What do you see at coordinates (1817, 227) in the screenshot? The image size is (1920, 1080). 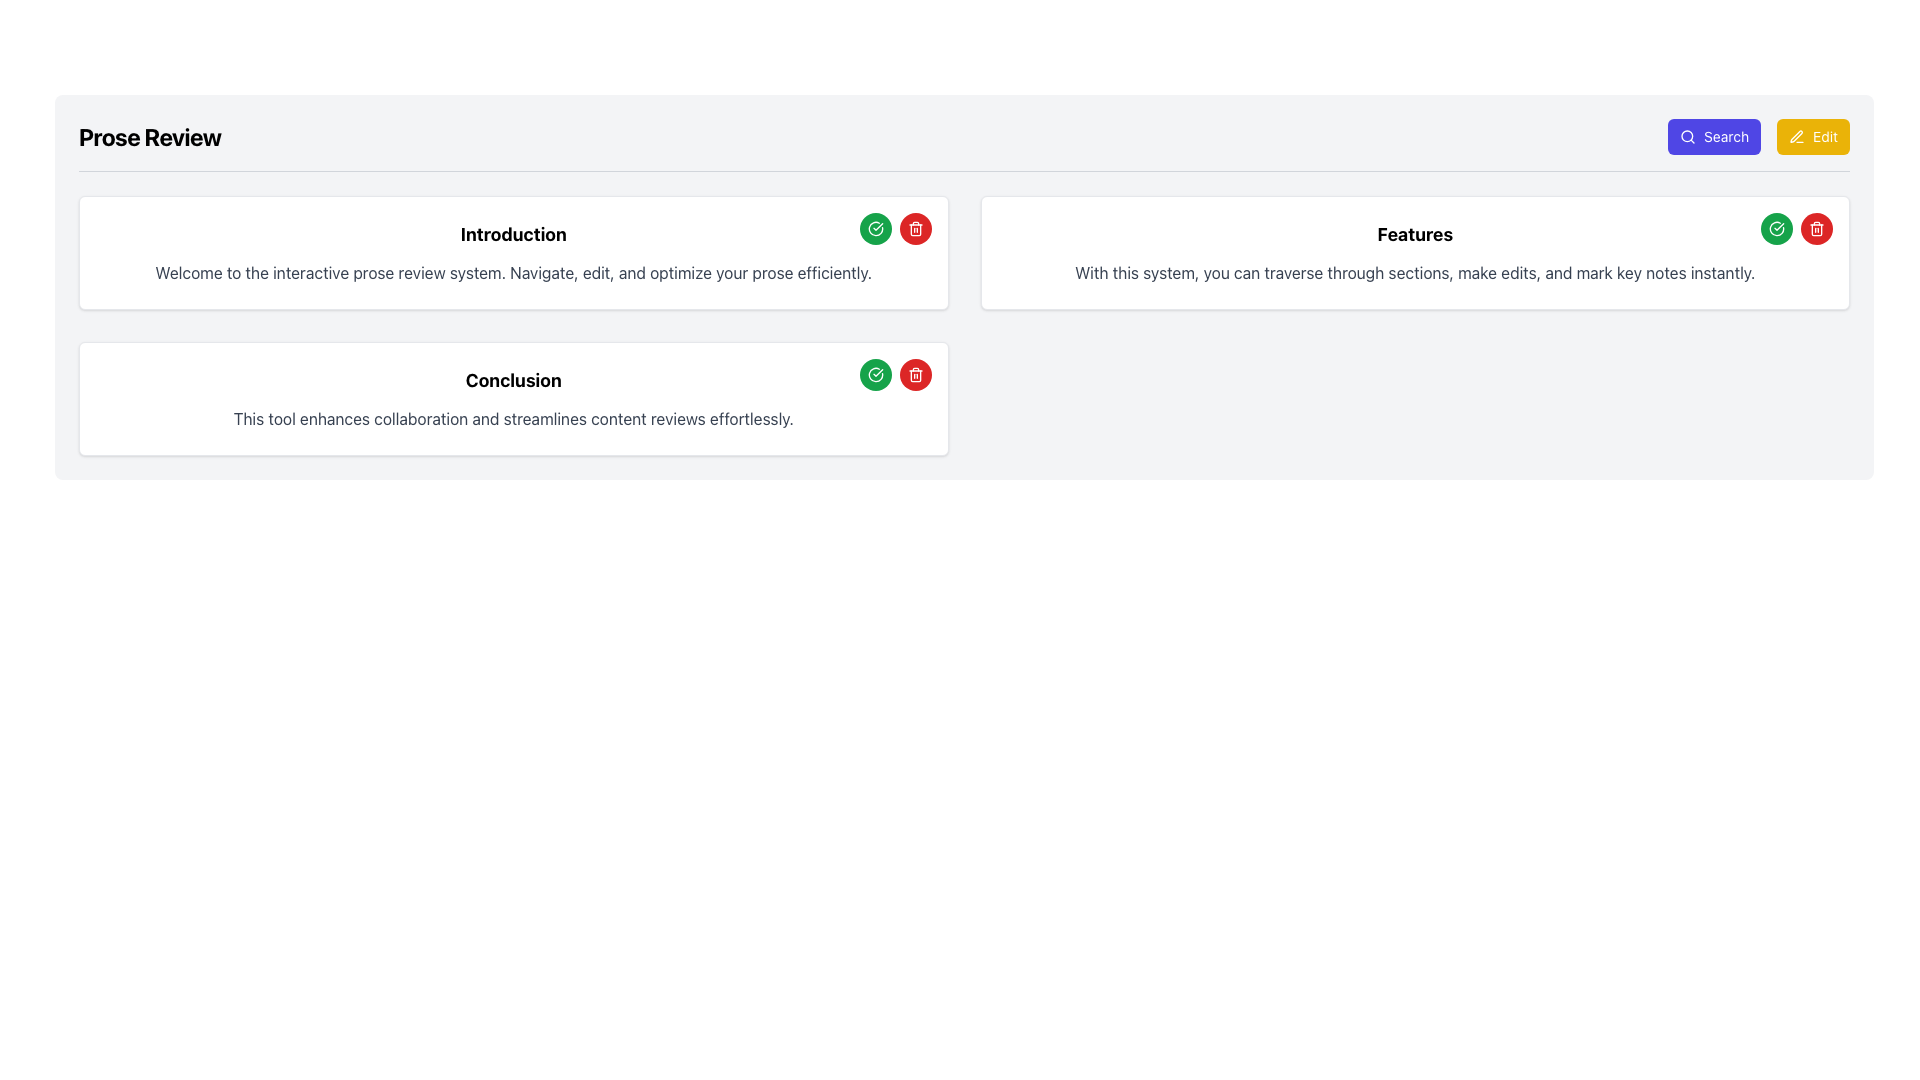 I see `the delete button located at the top right corner of the 'Features' section, which is inside a rounded red button next to a green checkmark icon` at bounding box center [1817, 227].